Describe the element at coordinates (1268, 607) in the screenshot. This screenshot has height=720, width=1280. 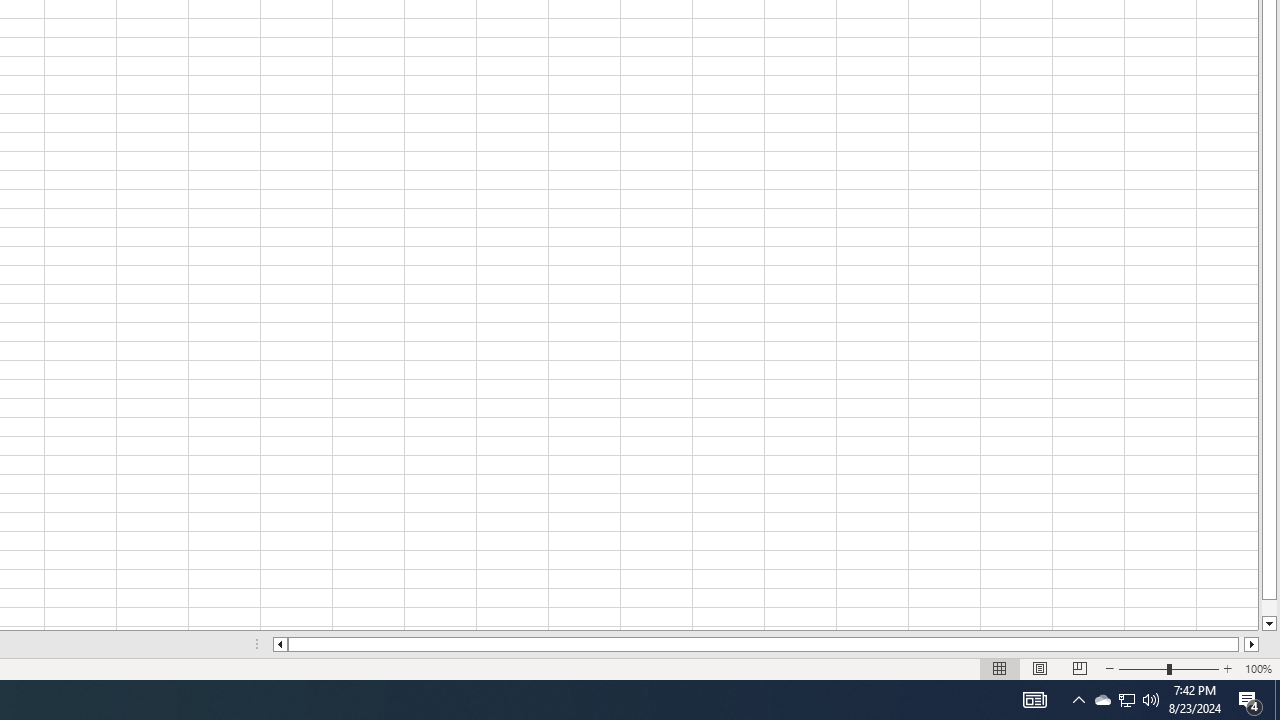
I see `'Page down'` at that location.